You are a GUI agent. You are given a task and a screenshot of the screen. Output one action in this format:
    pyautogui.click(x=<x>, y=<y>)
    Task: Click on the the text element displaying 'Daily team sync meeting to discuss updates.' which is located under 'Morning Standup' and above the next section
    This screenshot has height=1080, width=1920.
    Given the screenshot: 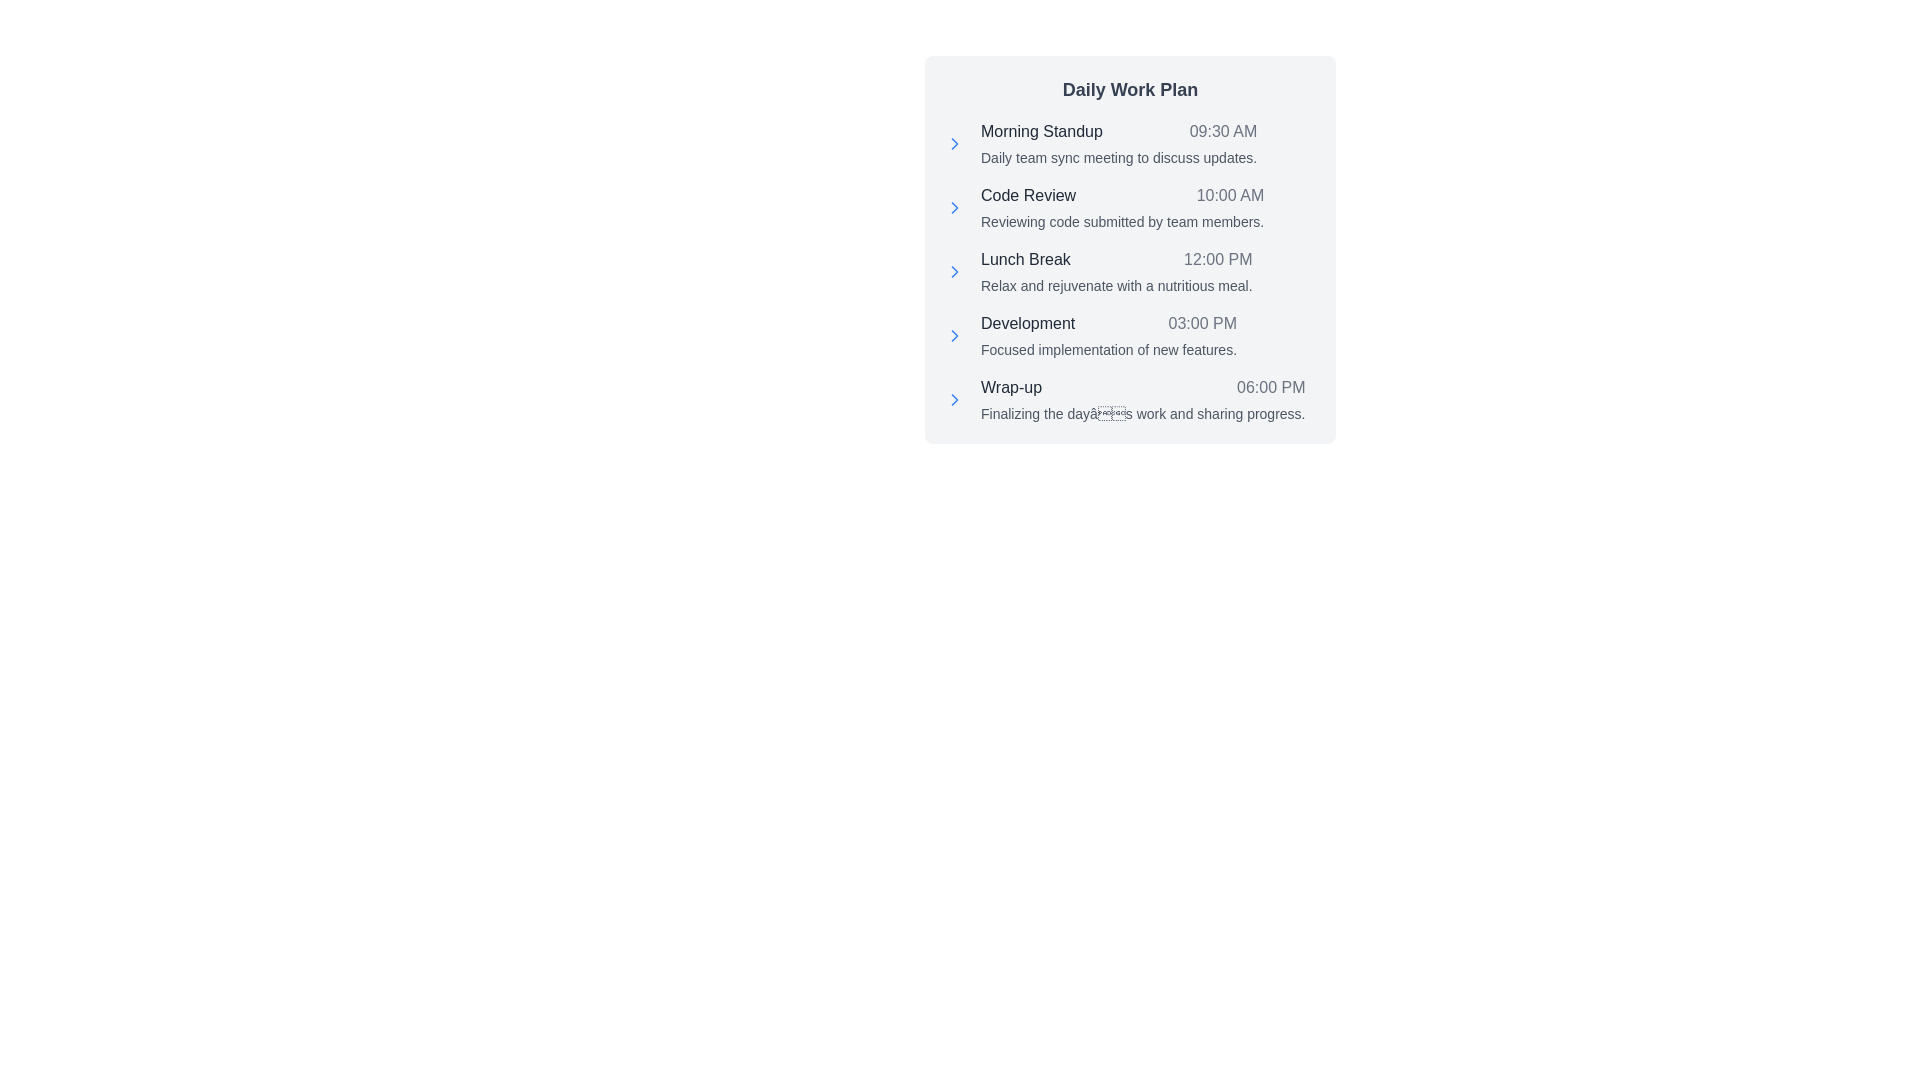 What is the action you would take?
    pyautogui.click(x=1118, y=157)
    